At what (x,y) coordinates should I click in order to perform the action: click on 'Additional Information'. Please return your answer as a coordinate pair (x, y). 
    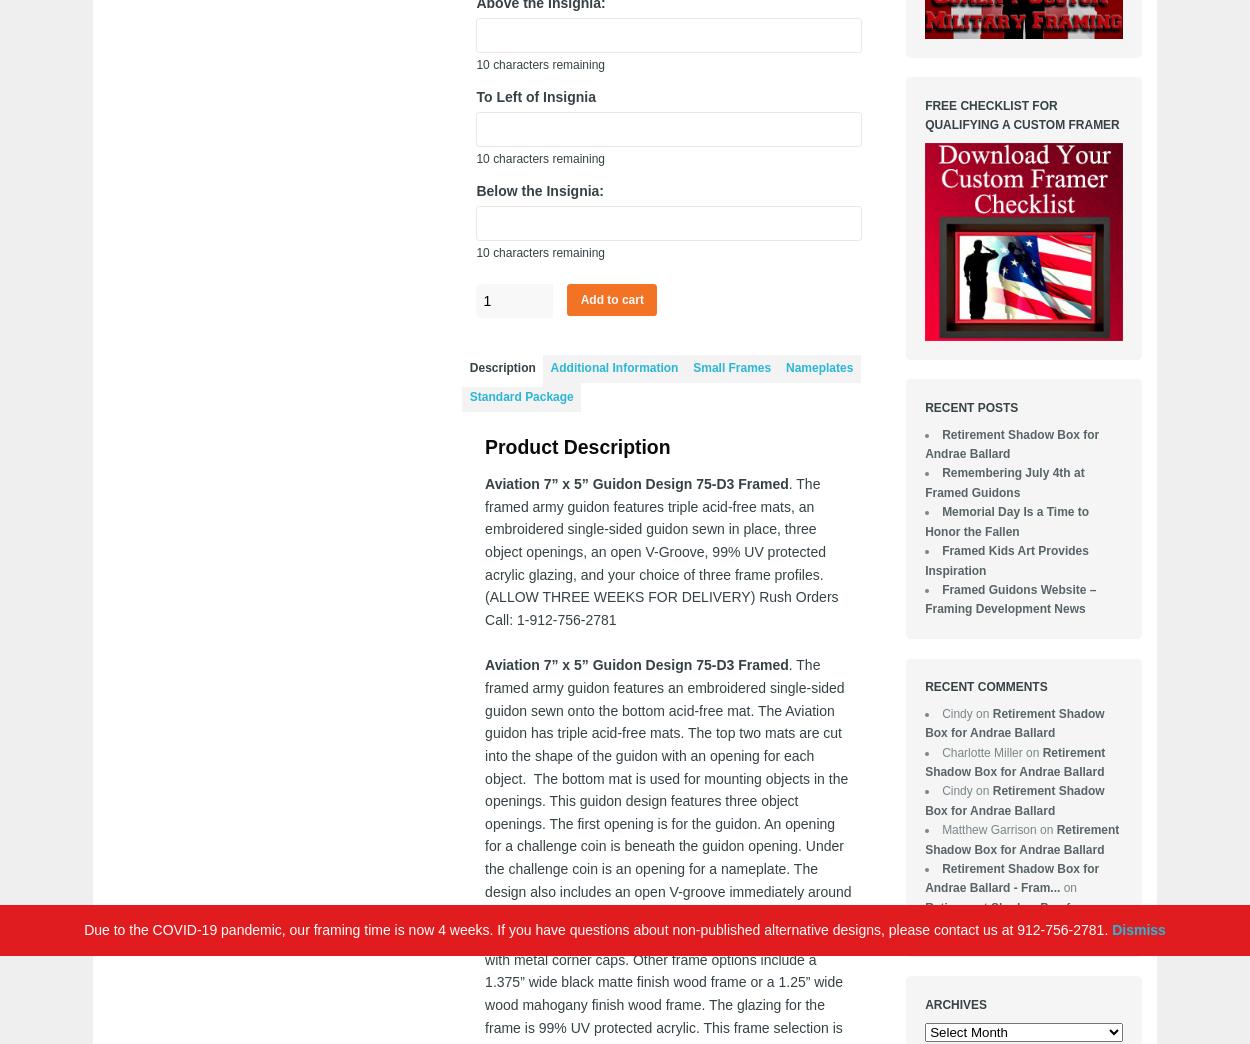
    Looking at the image, I should click on (550, 368).